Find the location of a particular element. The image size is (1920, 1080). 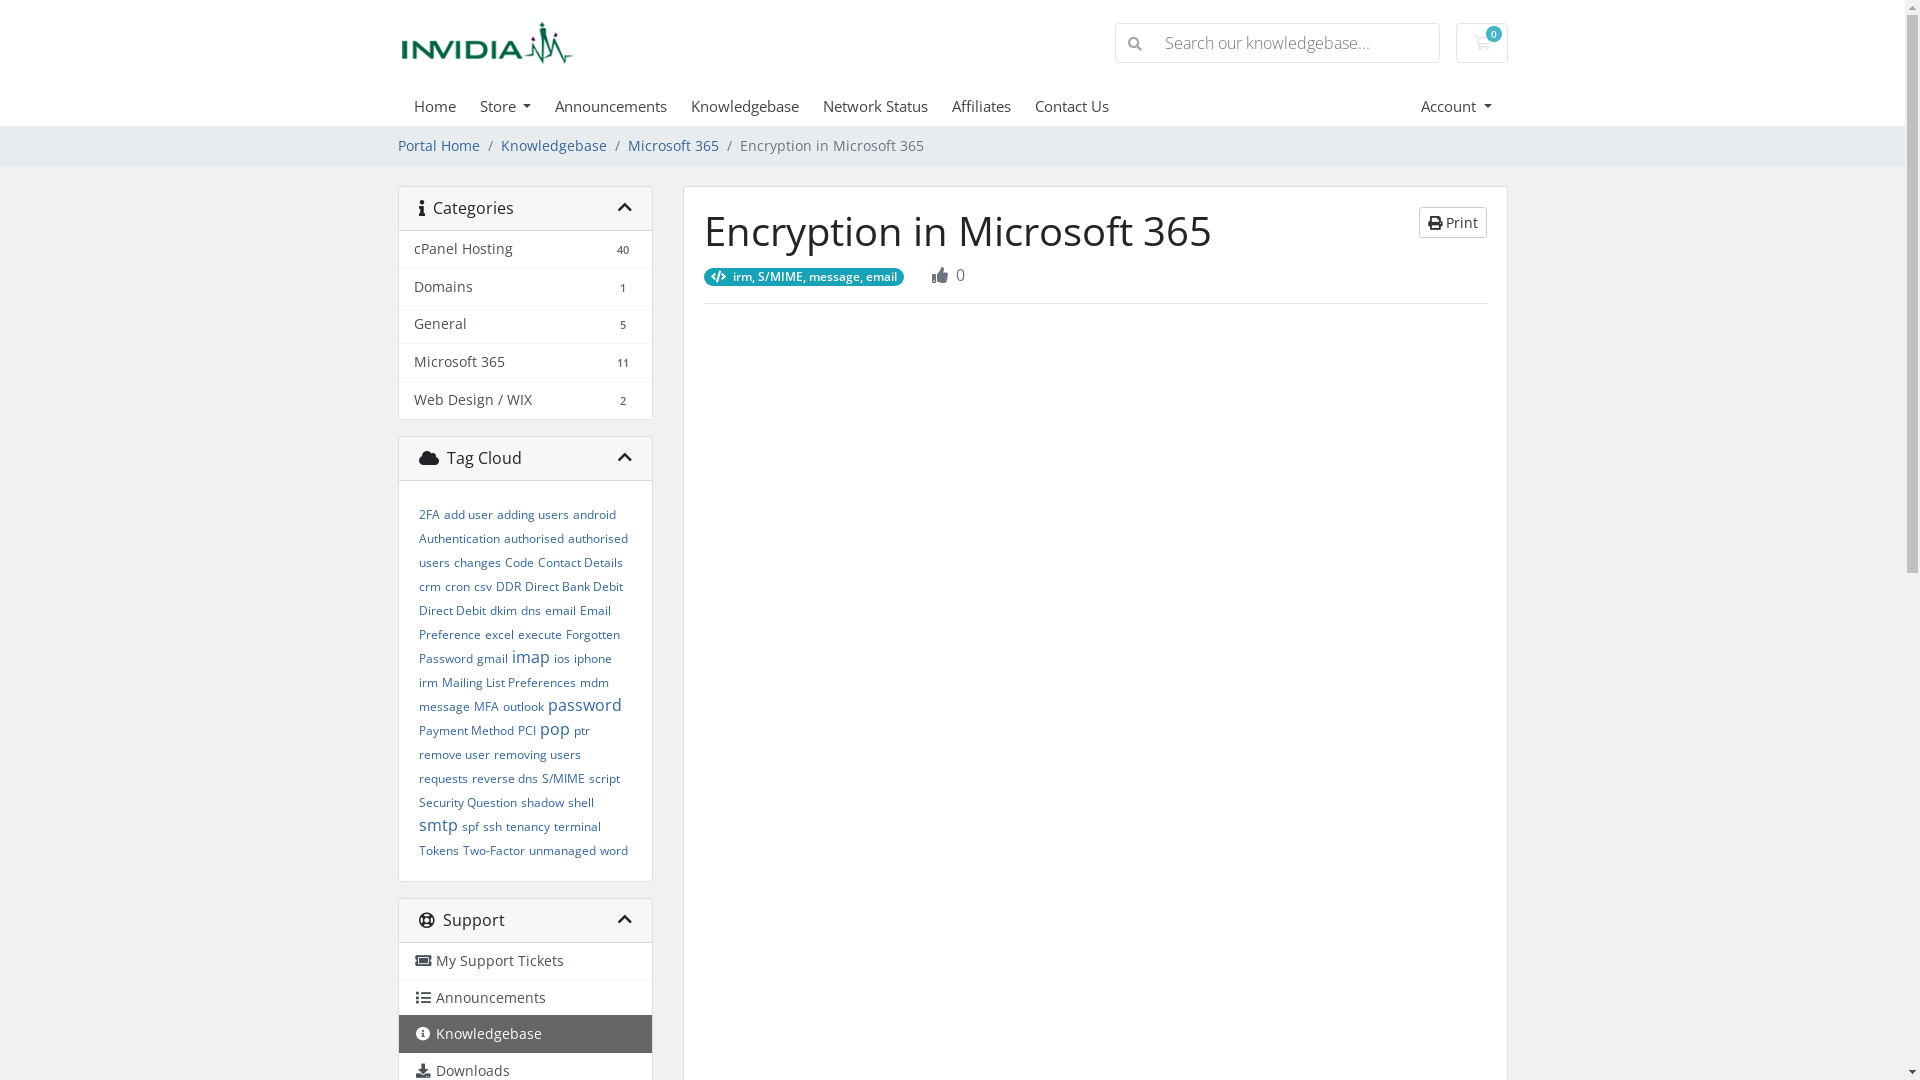

'shell' is located at coordinates (566, 801).